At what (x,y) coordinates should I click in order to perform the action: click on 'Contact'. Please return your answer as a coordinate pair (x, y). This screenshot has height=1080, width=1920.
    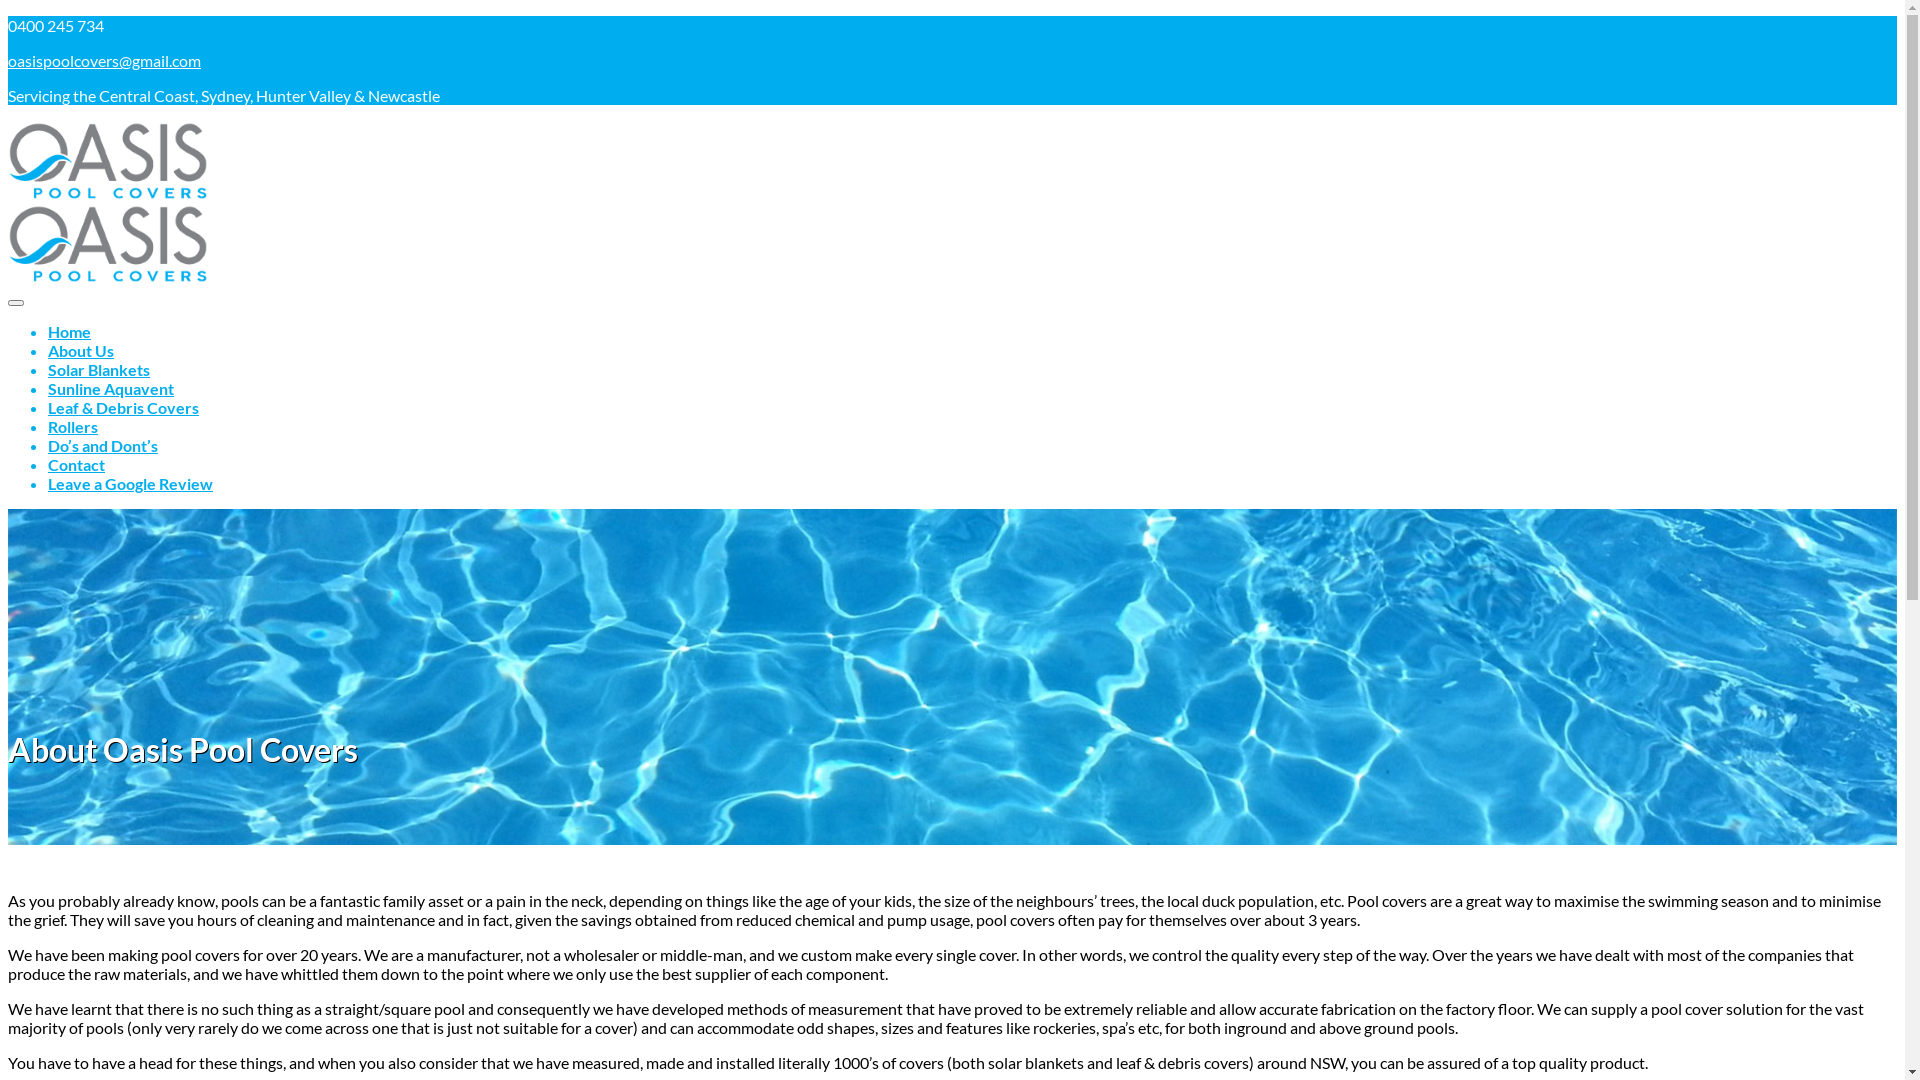
    Looking at the image, I should click on (76, 464).